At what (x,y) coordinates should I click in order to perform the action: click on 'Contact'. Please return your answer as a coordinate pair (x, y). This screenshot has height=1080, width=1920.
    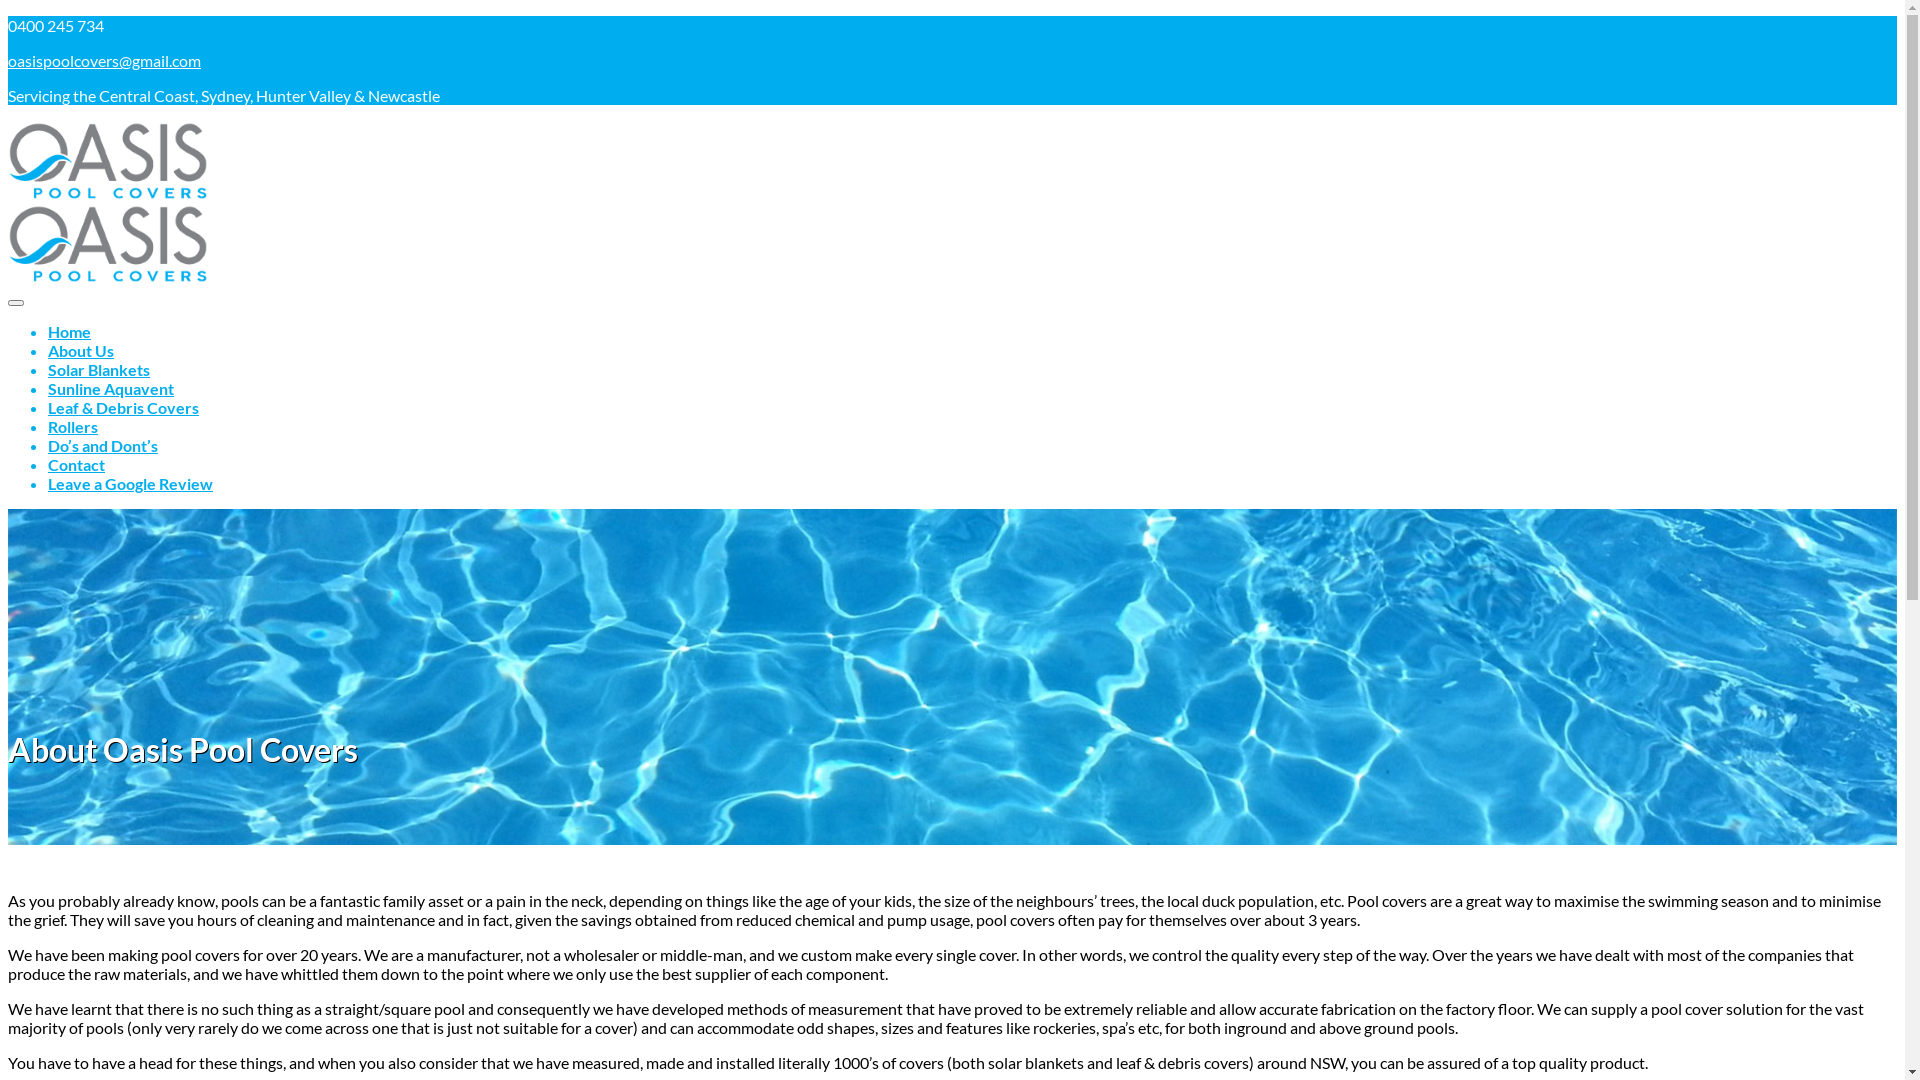
    Looking at the image, I should click on (76, 464).